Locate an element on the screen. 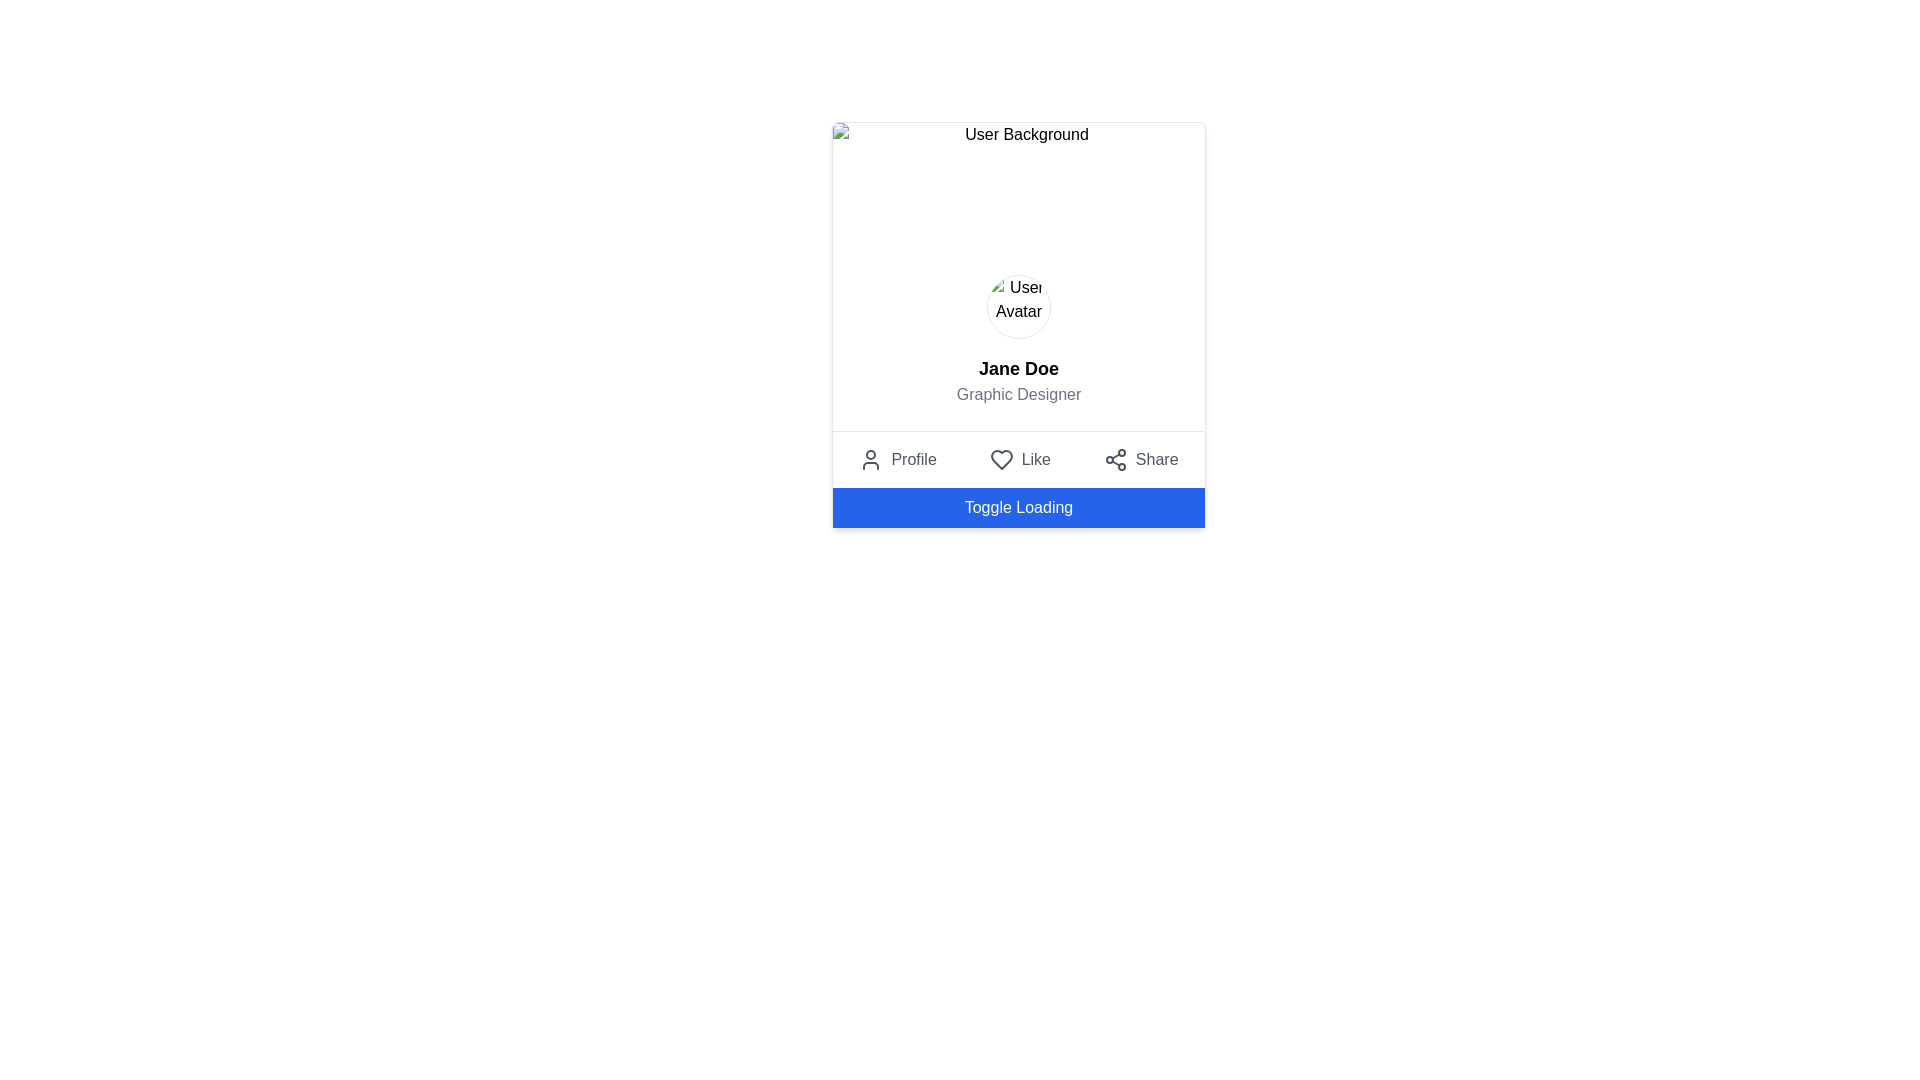 The height and width of the screenshot is (1080, 1920). the 'Like' button is located at coordinates (1020, 459).